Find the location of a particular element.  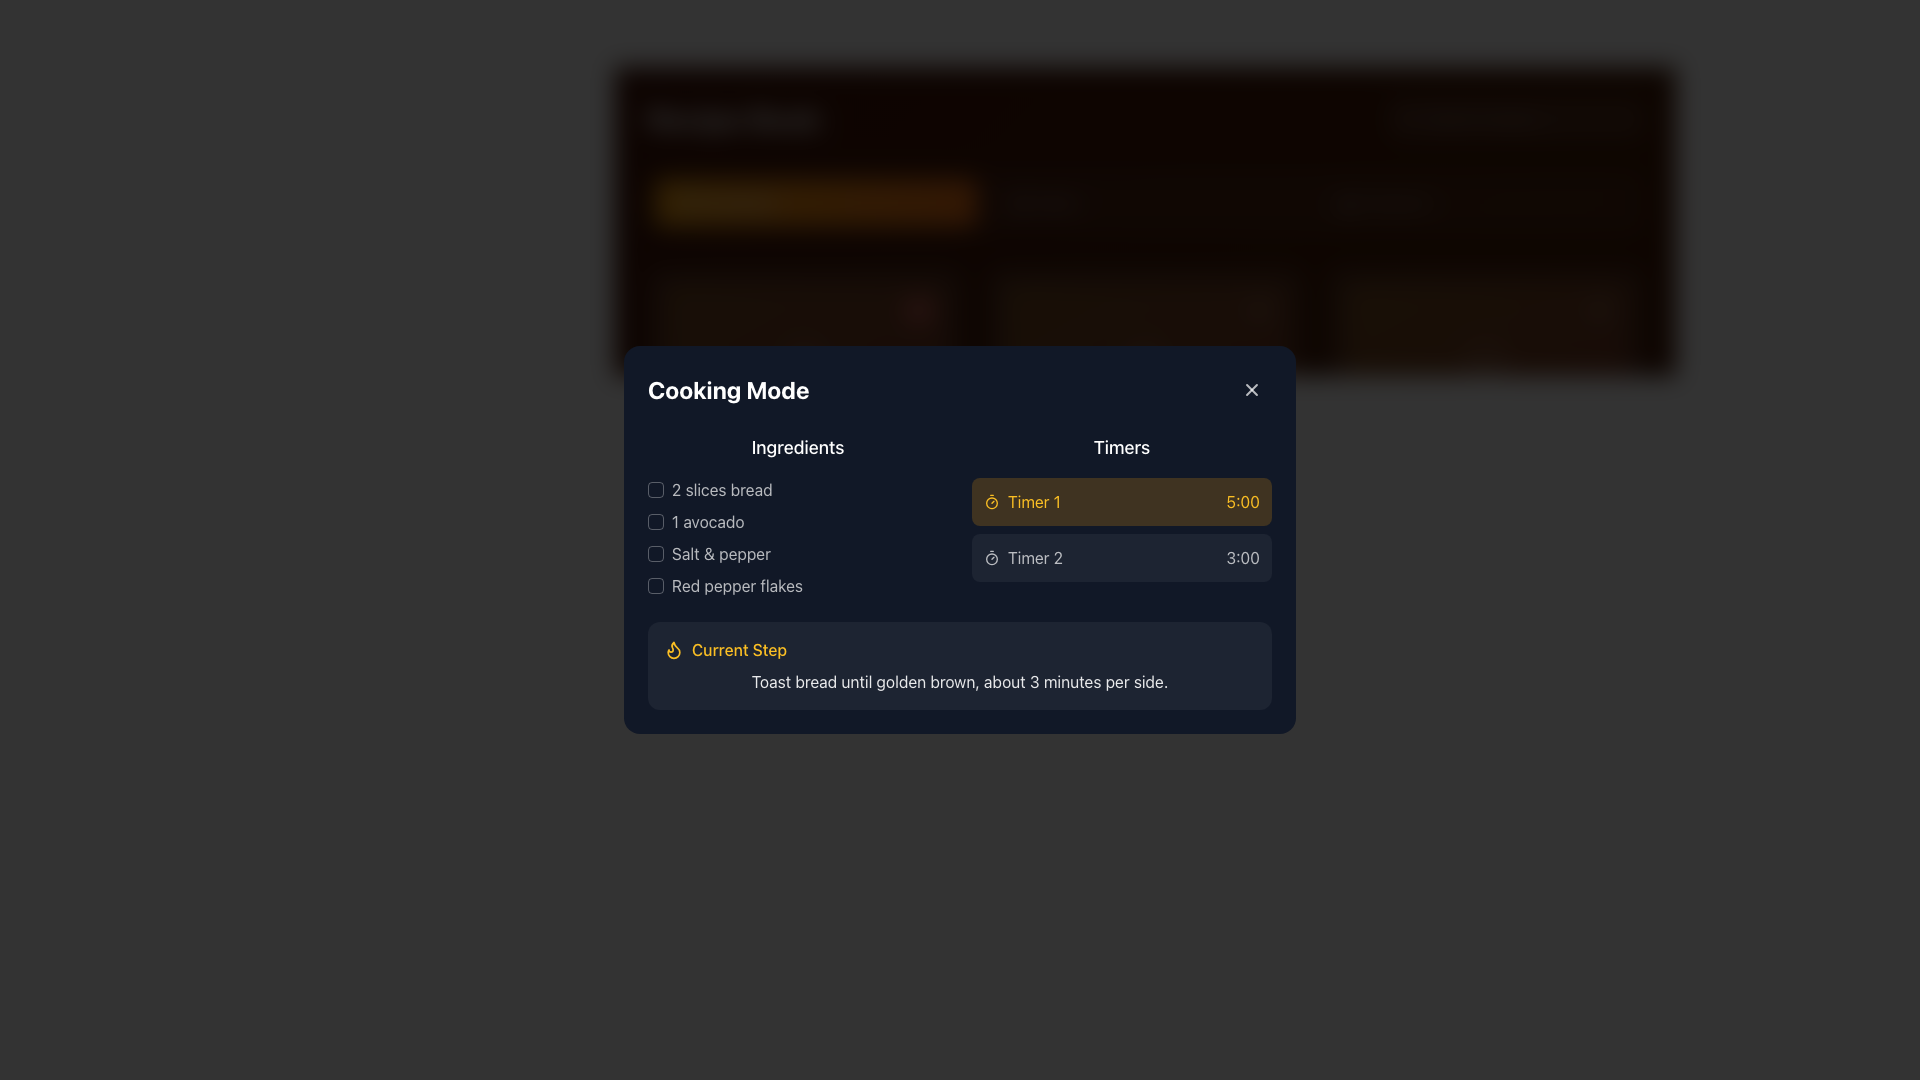

the static text reading 'Toast bread until golden brown, about 3 minutes per side.' which is located in the 'Current Step' section of the interface is located at coordinates (960, 681).